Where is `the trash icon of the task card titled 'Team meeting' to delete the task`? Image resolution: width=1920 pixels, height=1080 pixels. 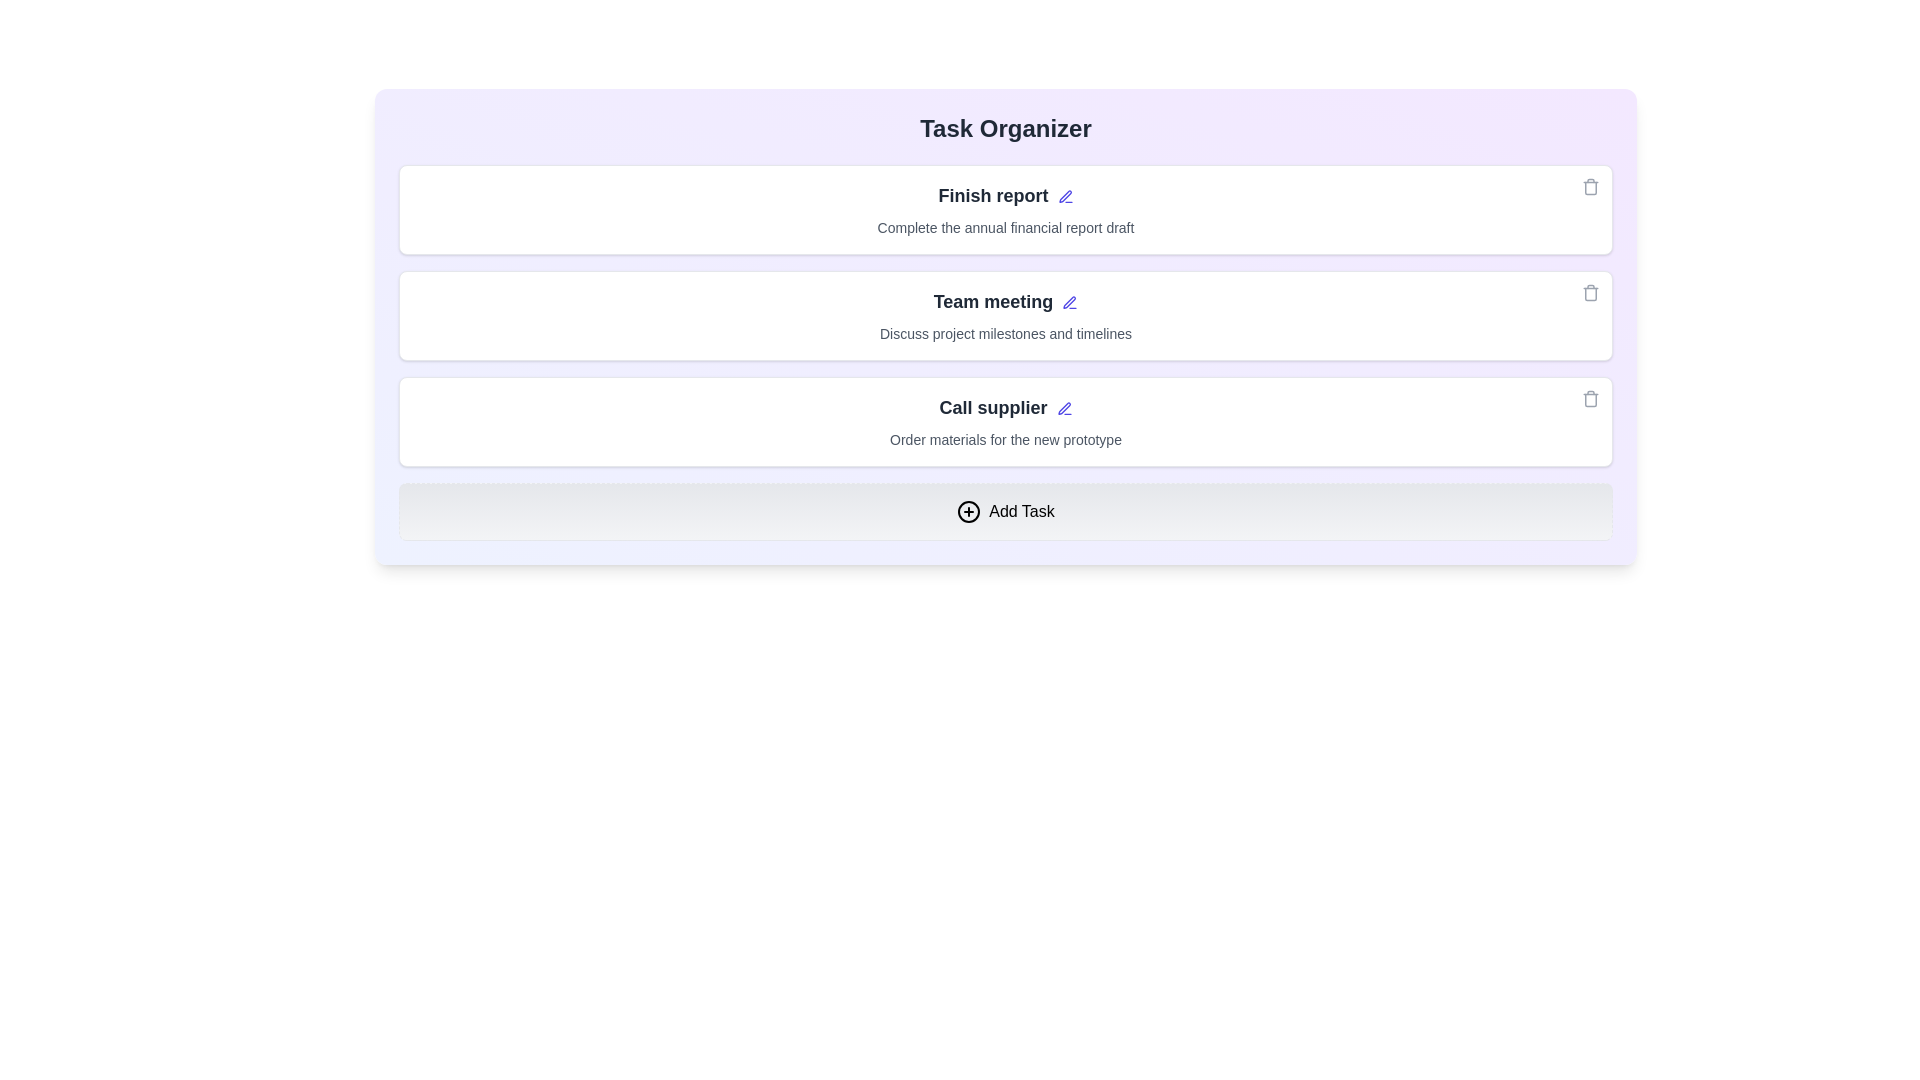
the trash icon of the task card titled 'Team meeting' to delete the task is located at coordinates (1589, 293).